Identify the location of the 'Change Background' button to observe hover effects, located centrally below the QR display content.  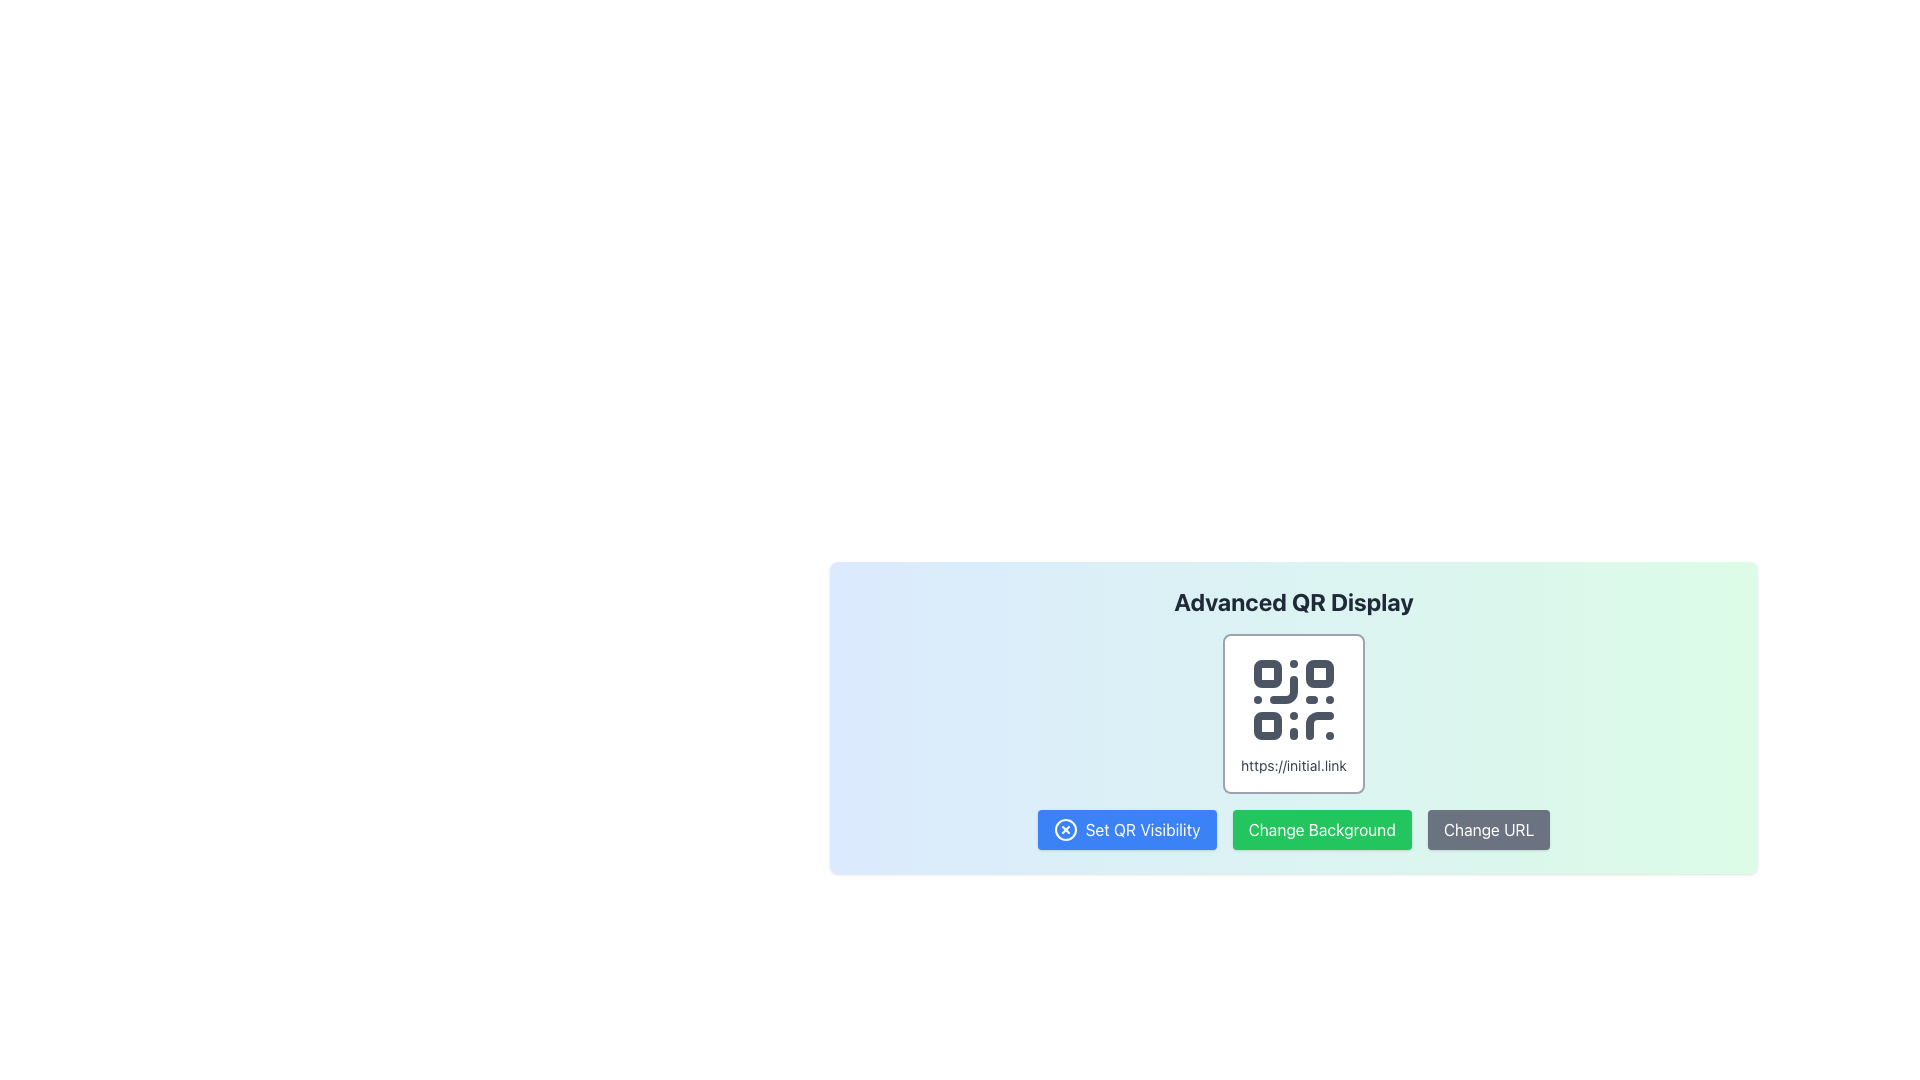
(1322, 829).